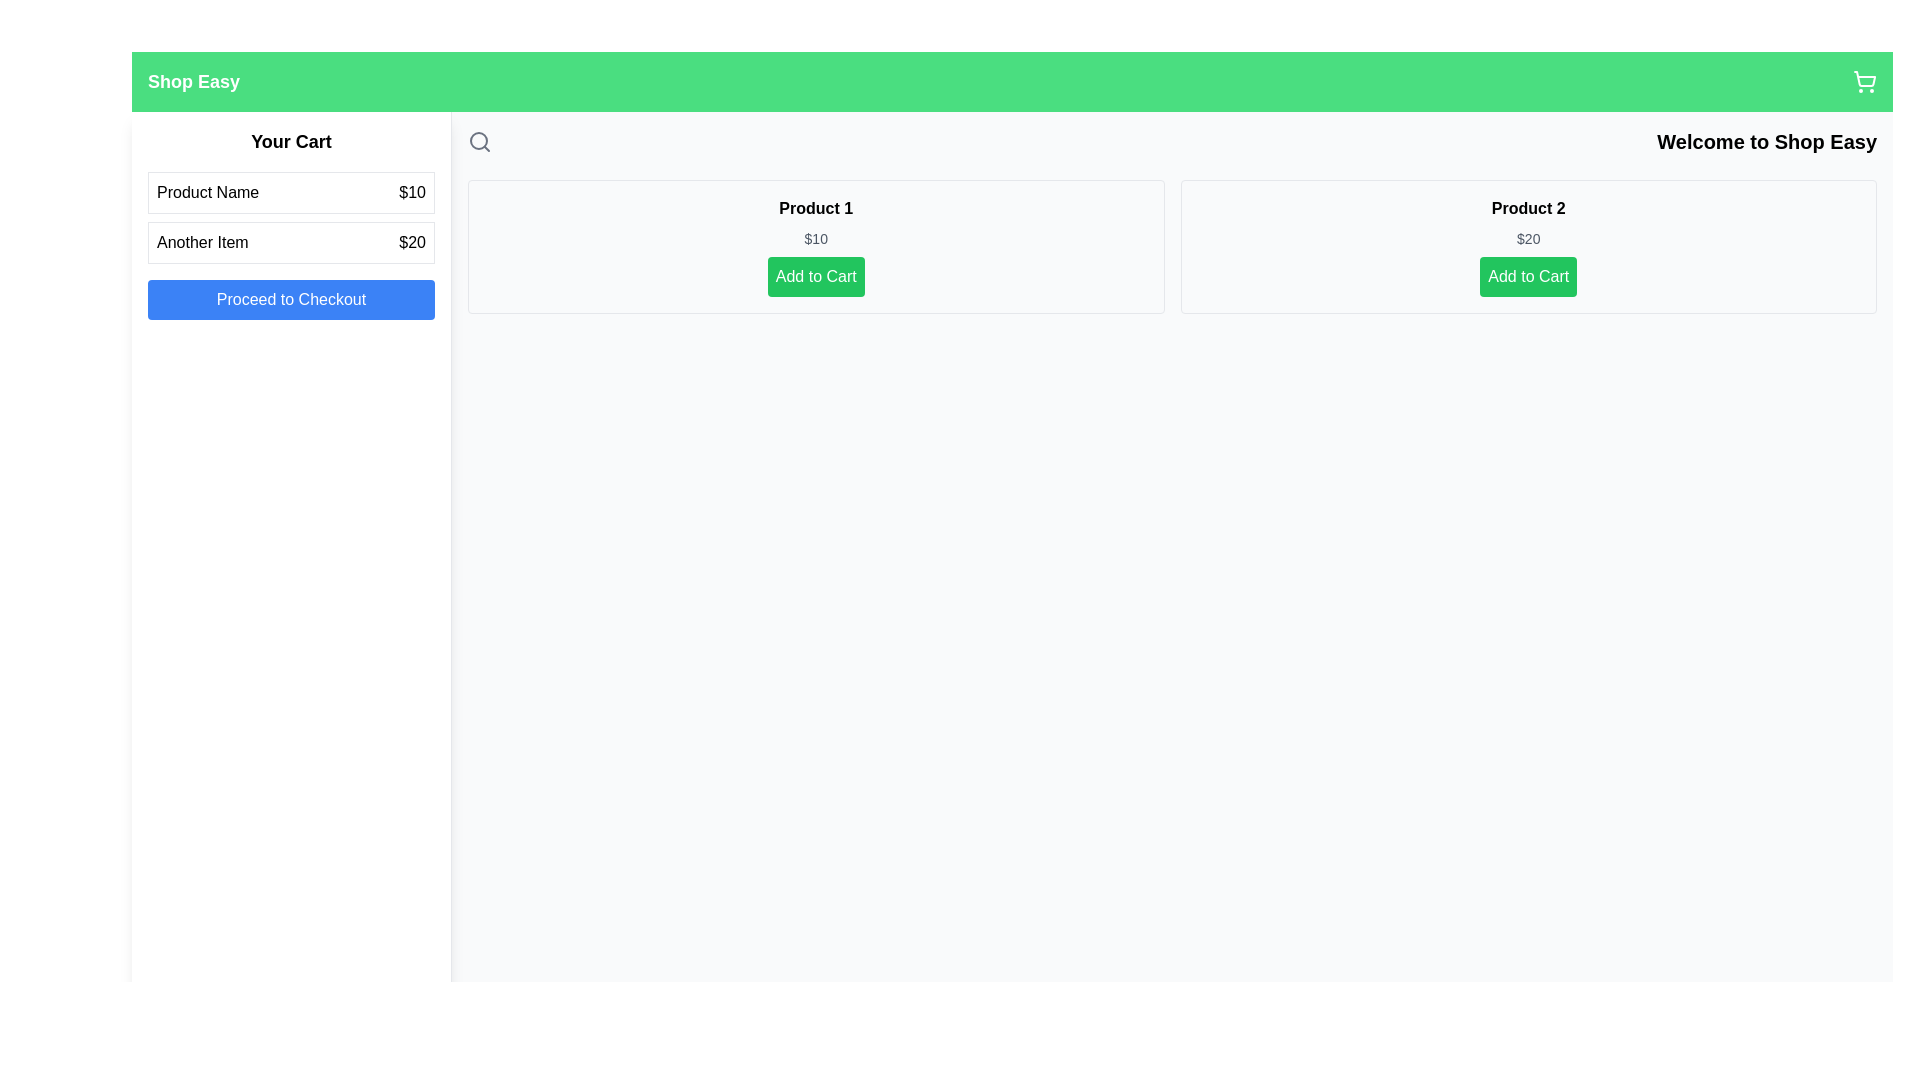  Describe the element at coordinates (411, 192) in the screenshot. I see `the static text label displaying the price of 'Product Name' in the cart section, located to the right of the 'Product Name' label` at that location.